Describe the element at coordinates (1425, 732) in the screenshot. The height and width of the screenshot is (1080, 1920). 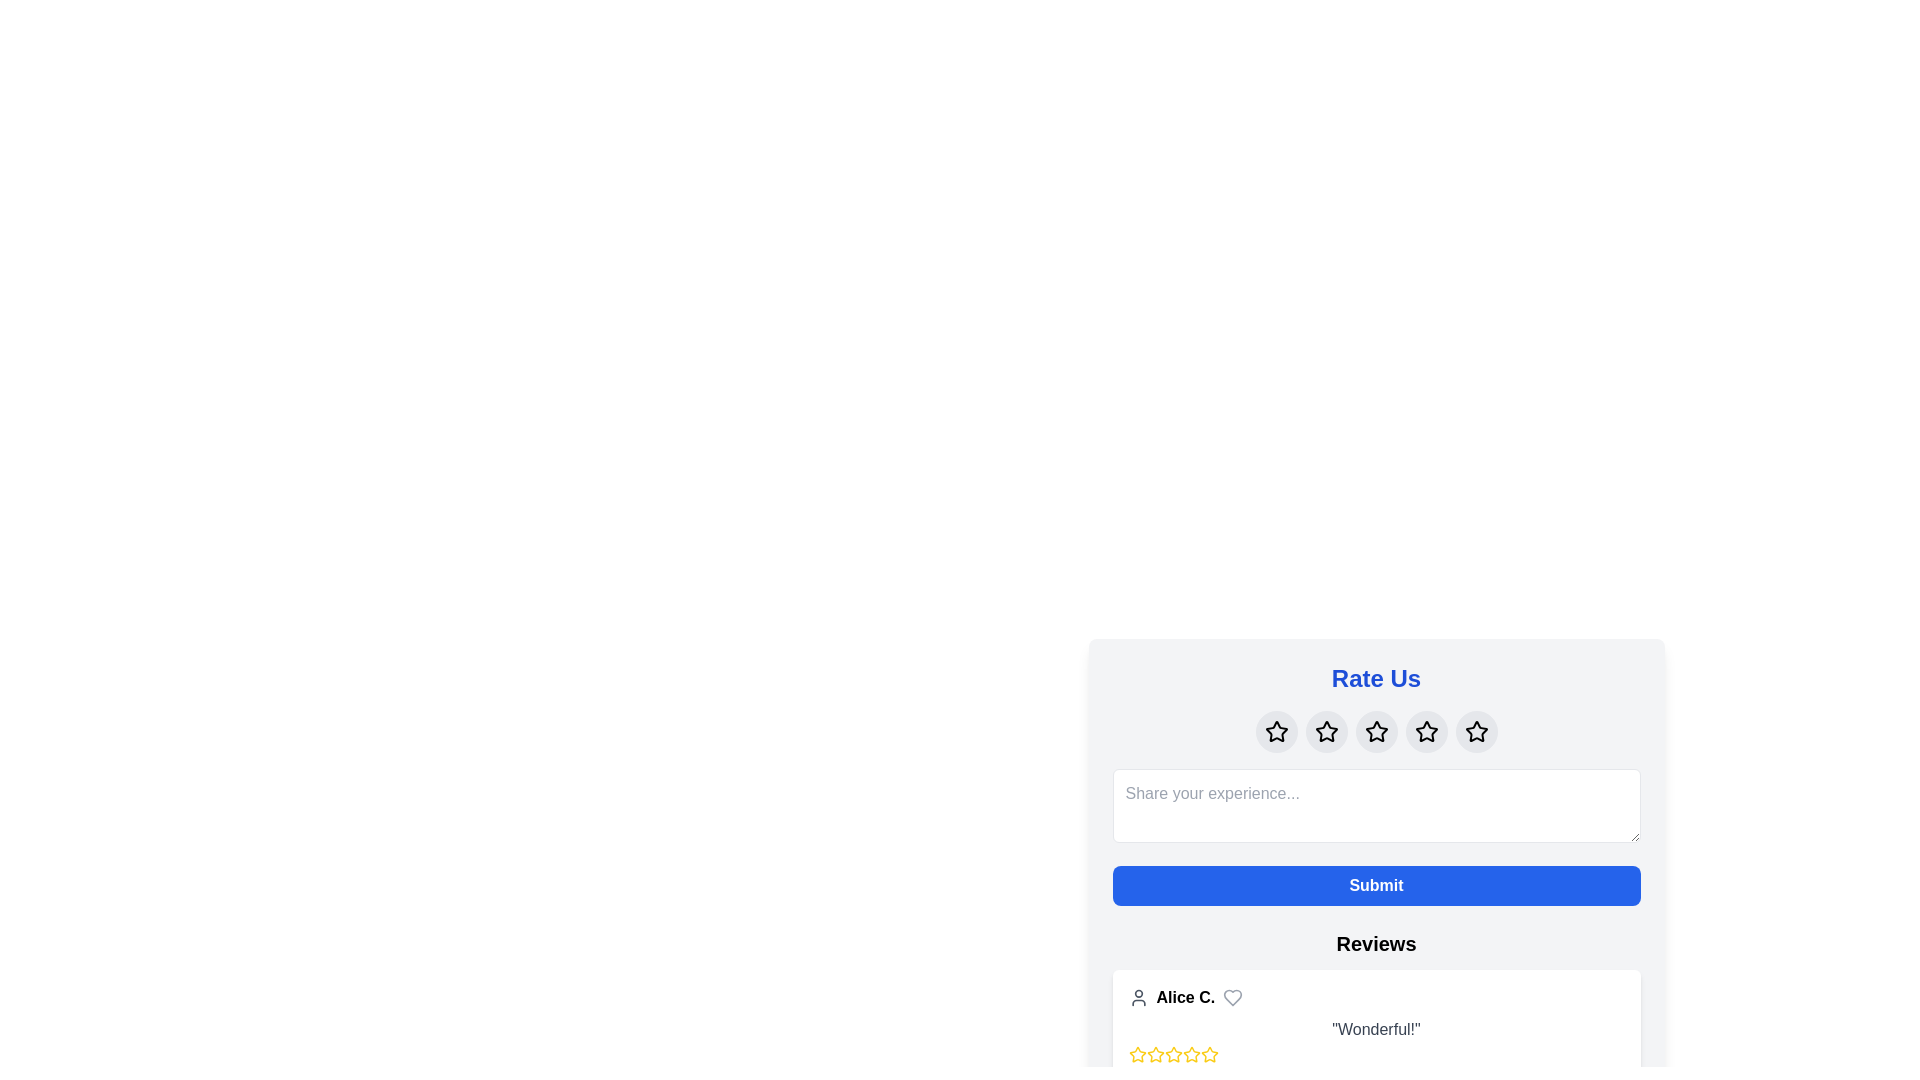
I see `the fourth star-shaped Rating Button located beneath the 'Rate Us' heading` at that location.